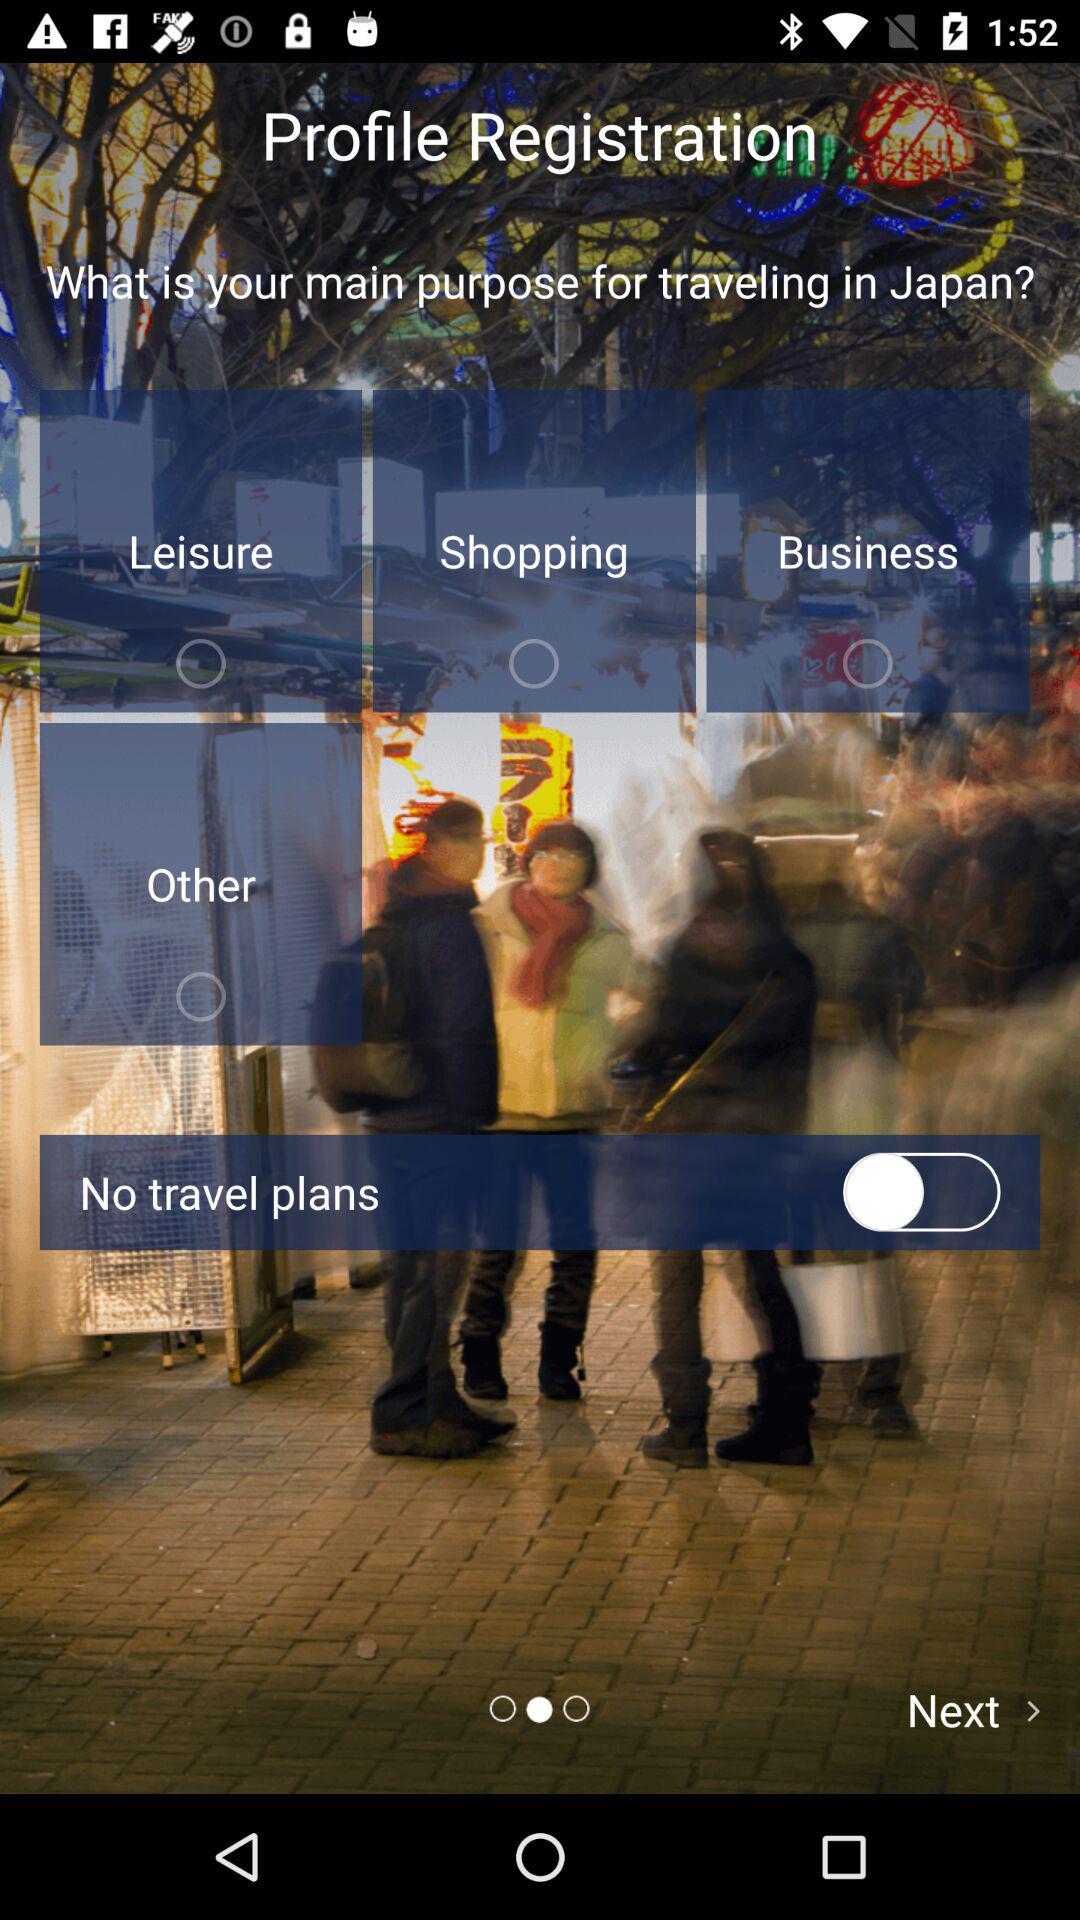  I want to click on i have travel plans, so click(921, 1192).